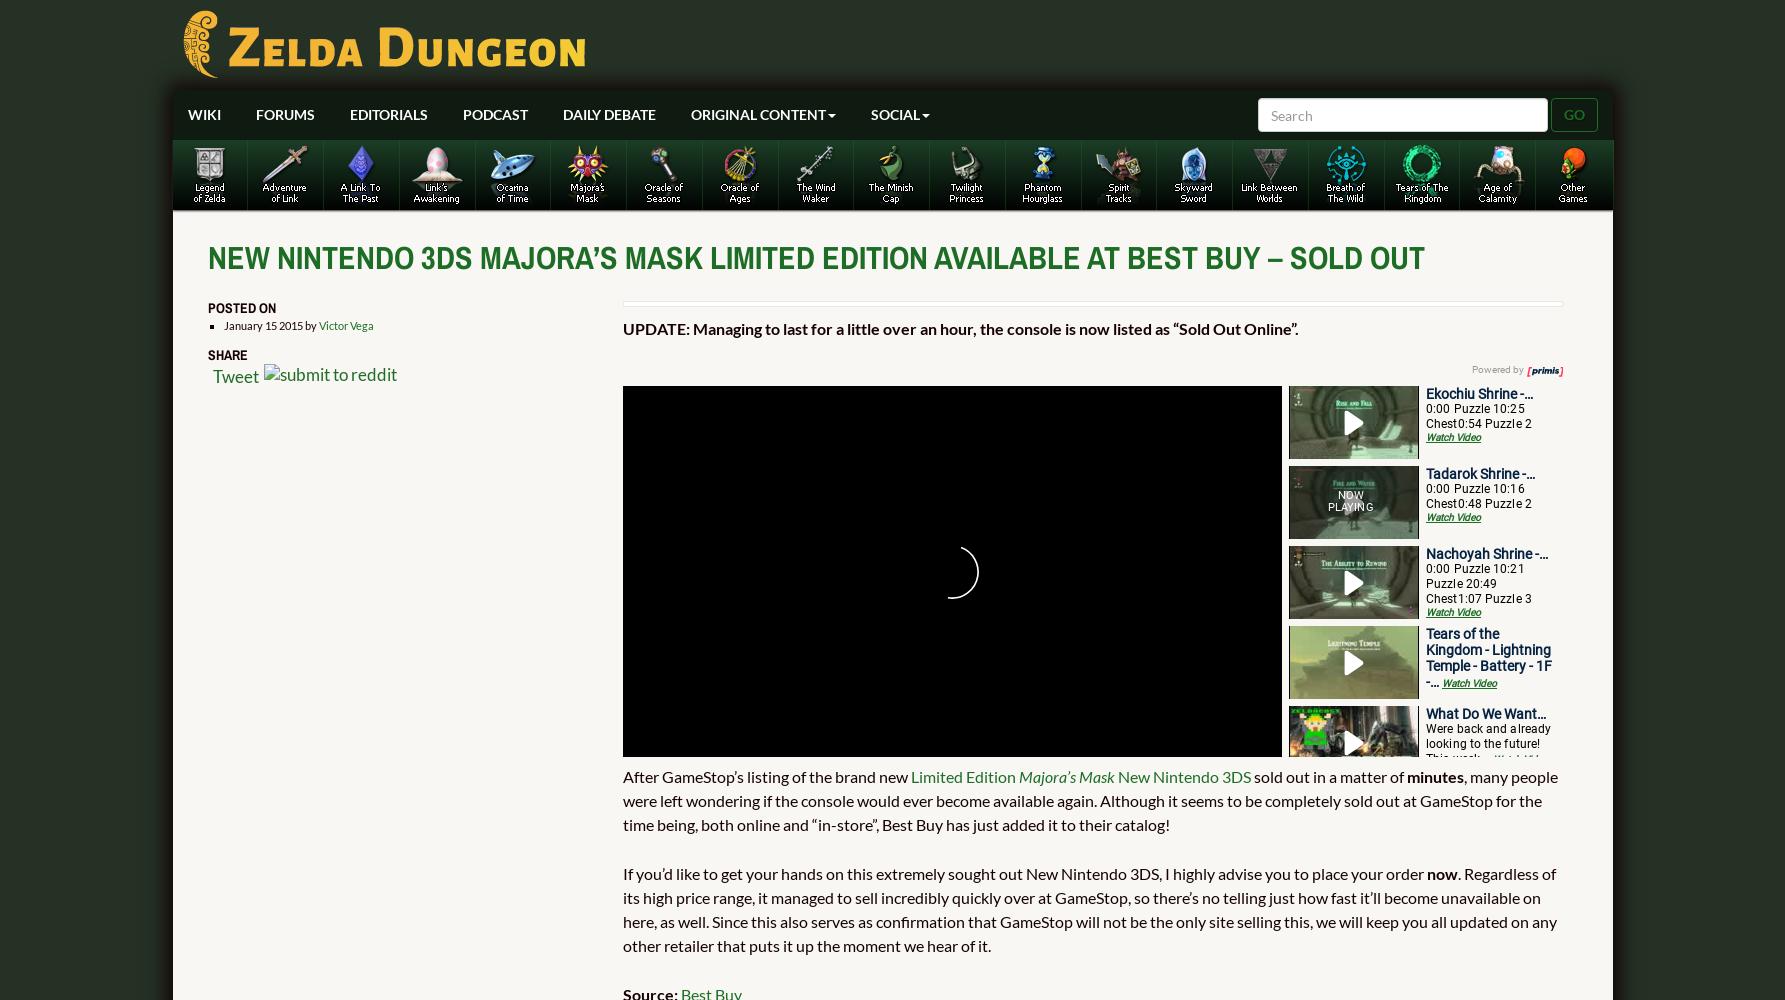 The height and width of the screenshot is (1000, 1785). What do you see at coordinates (270, 323) in the screenshot?
I see `'January 15 2015 by'` at bounding box center [270, 323].